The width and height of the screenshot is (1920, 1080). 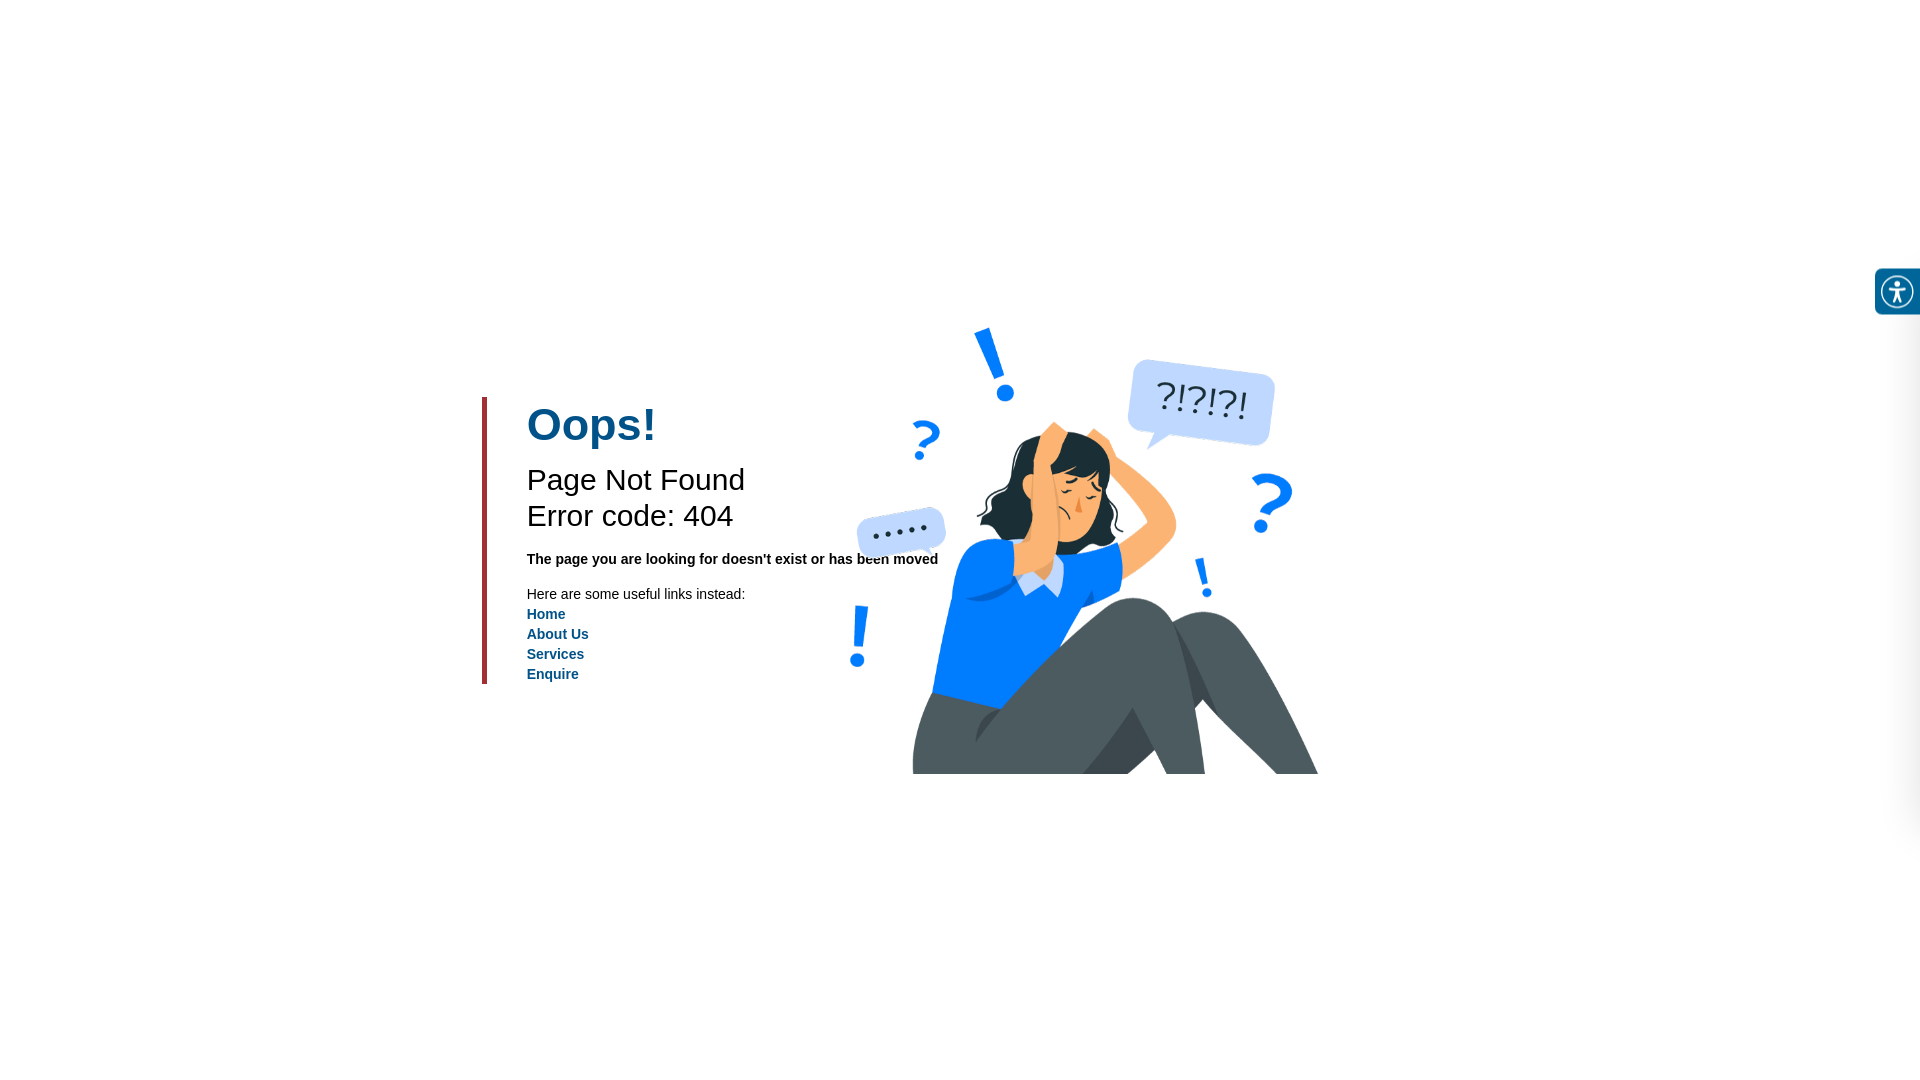 I want to click on 'About Us', so click(x=557, y=633).